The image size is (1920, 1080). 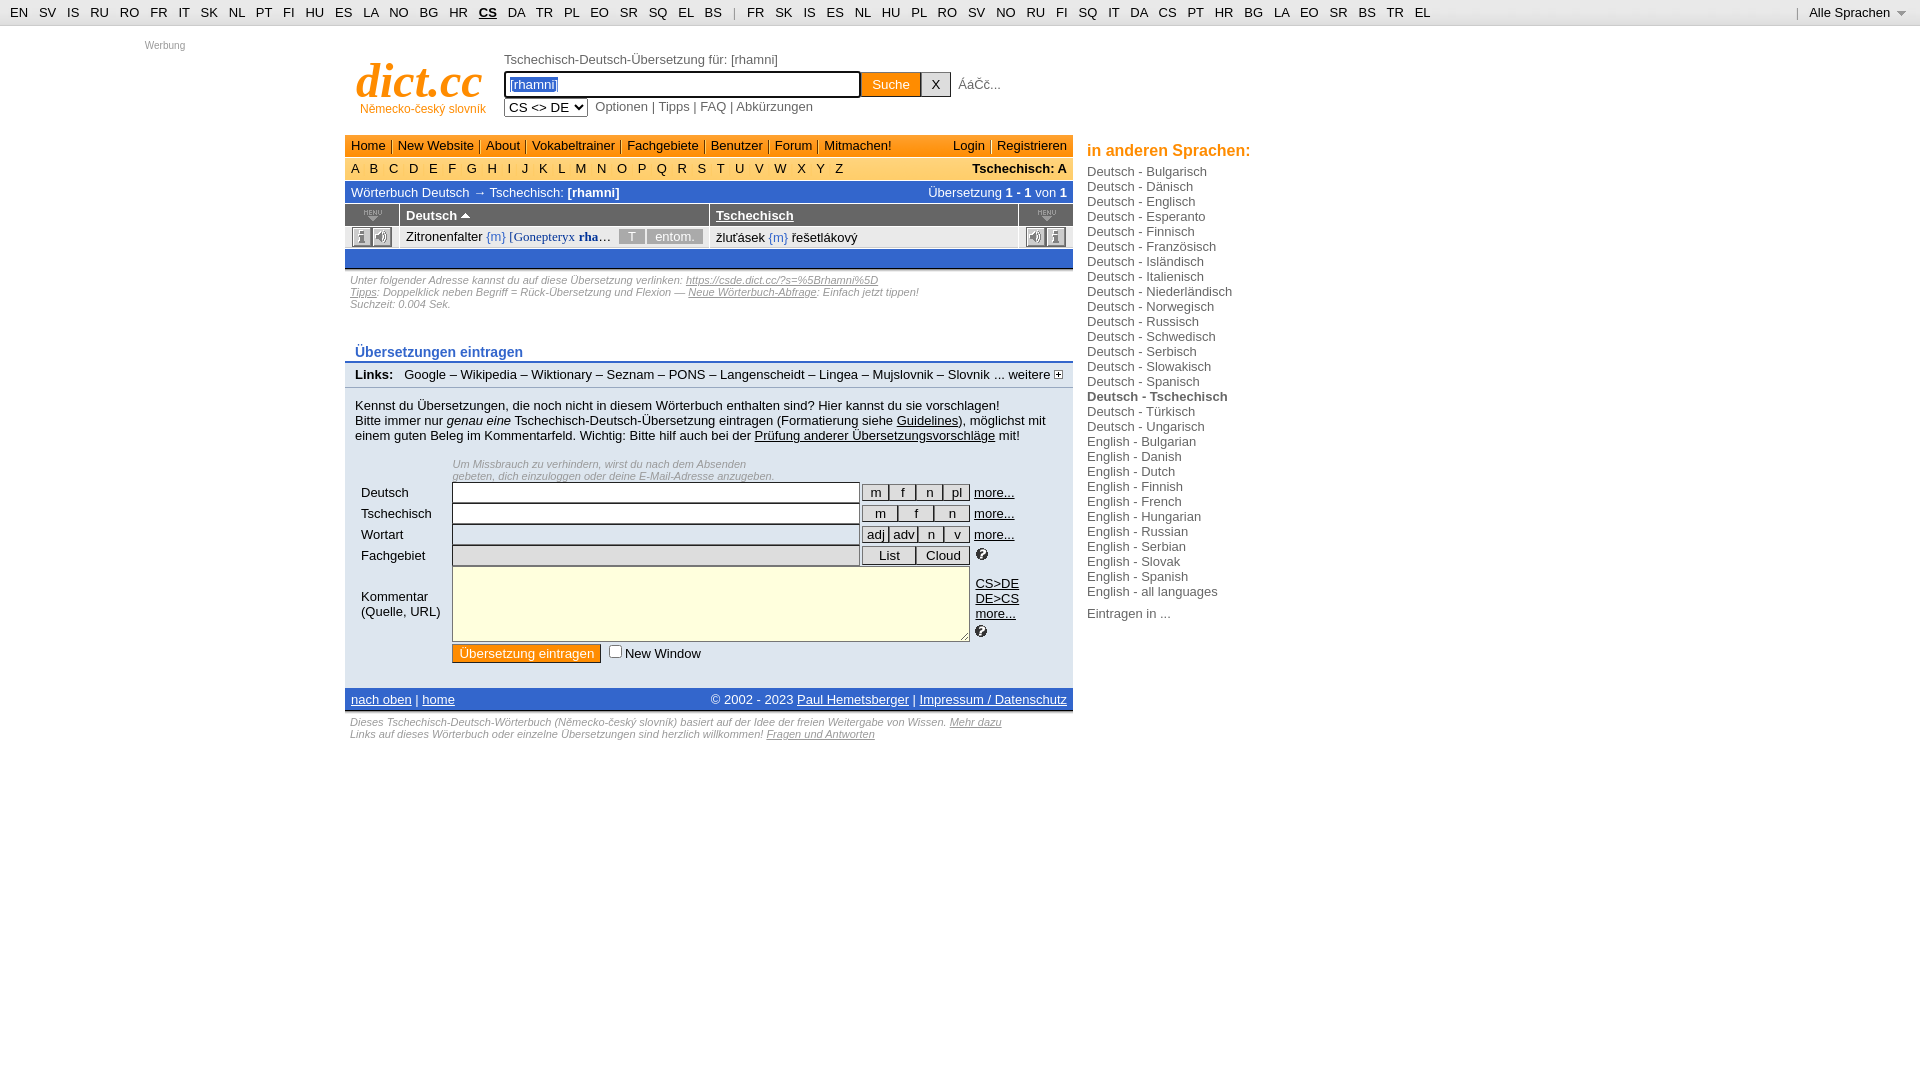 What do you see at coordinates (782, 12) in the screenshot?
I see `'SK'` at bounding box center [782, 12].